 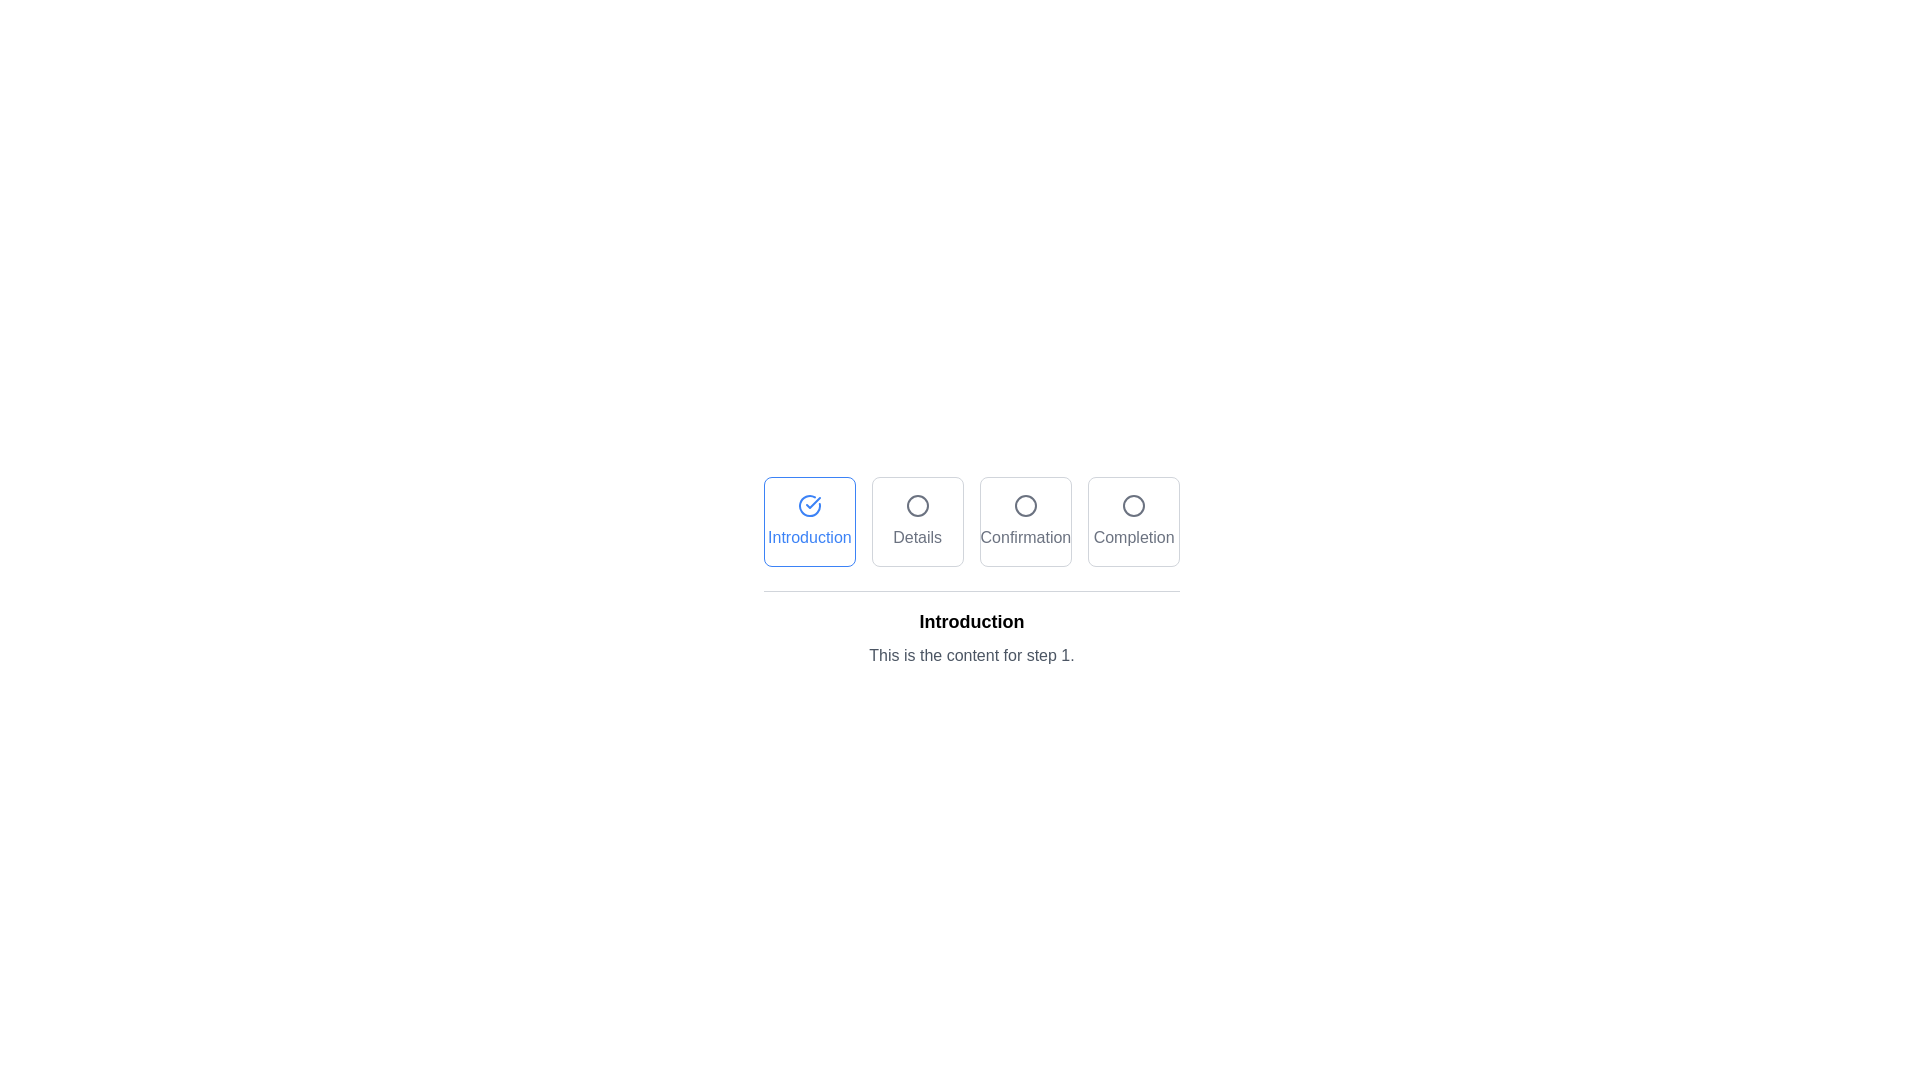 What do you see at coordinates (916, 504) in the screenshot?
I see `the 'Details' icon, which is the second icon in a sequence of horizontally aligned icons, located directly above the text 'Details'` at bounding box center [916, 504].